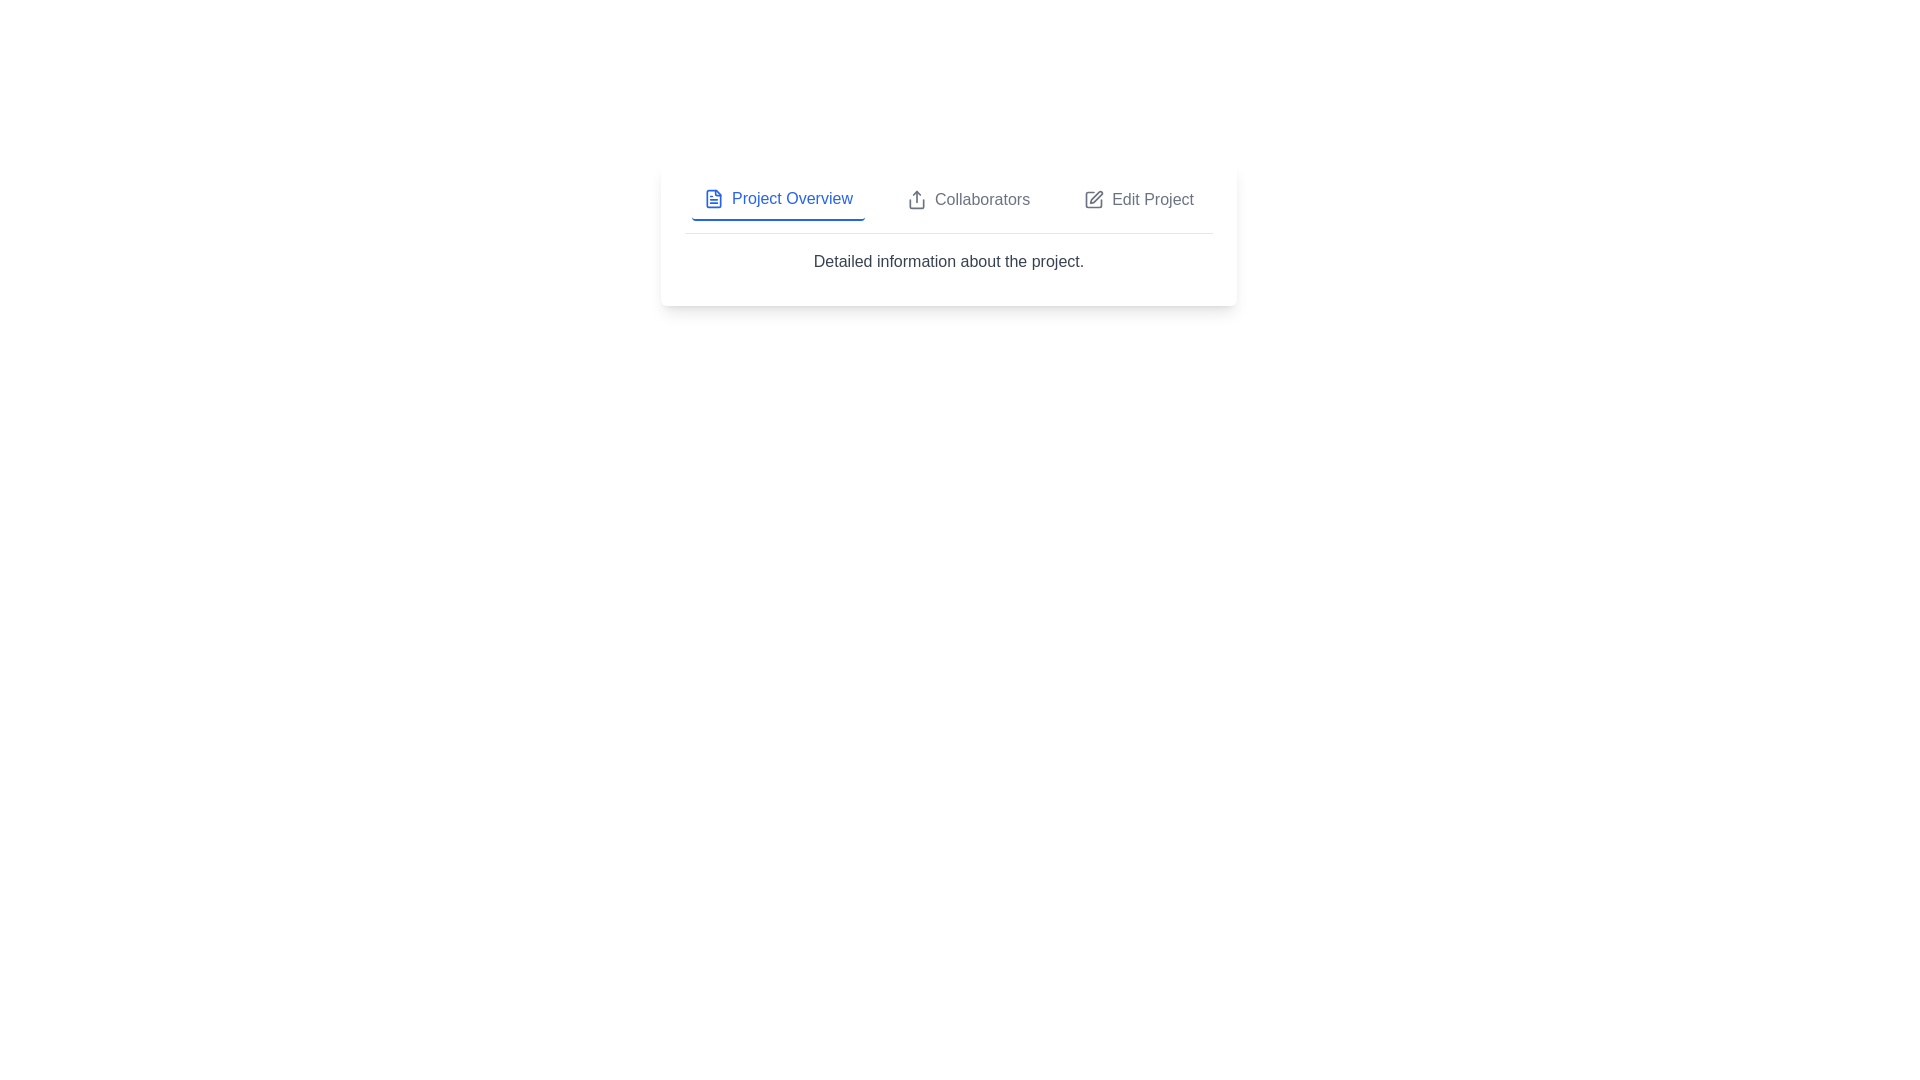 This screenshot has width=1920, height=1080. Describe the element at coordinates (776, 200) in the screenshot. I see `the tab titled Project Overview to switch the content` at that location.